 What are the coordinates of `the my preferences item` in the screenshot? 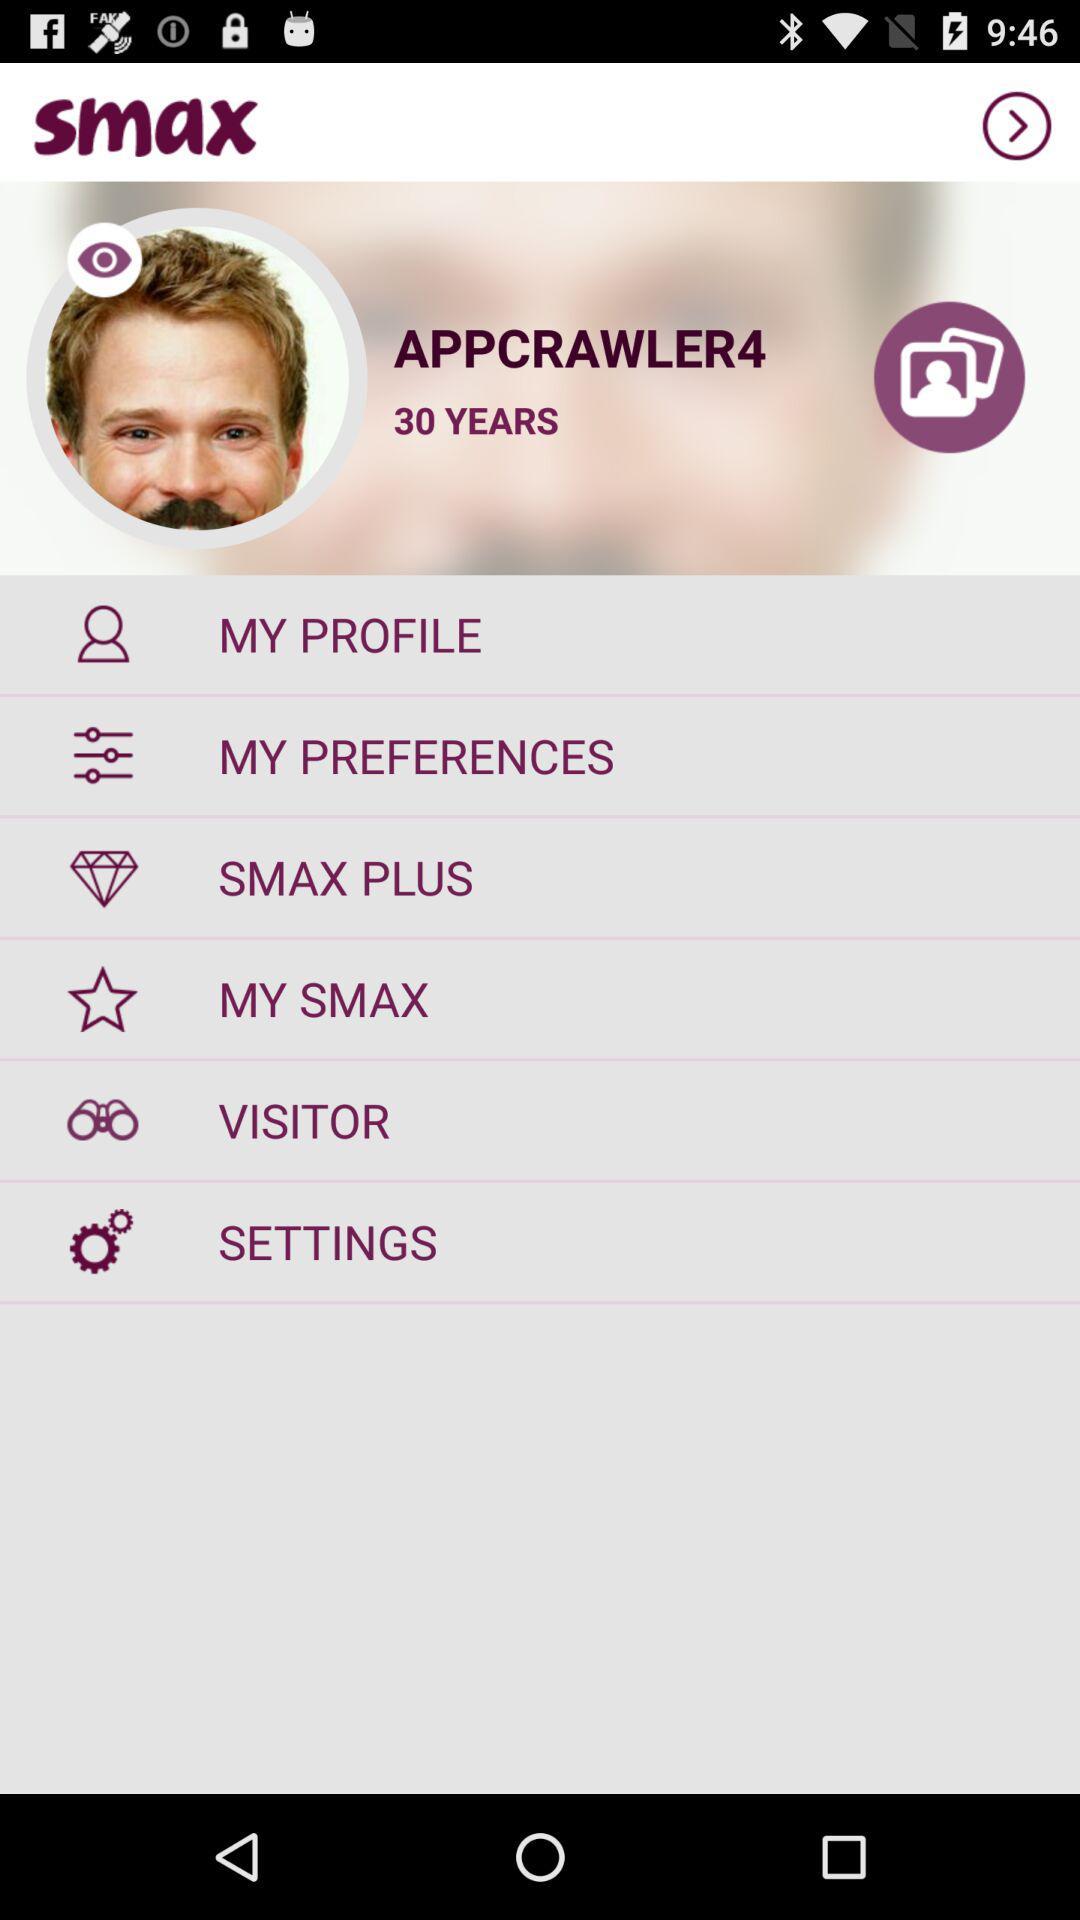 It's located at (540, 754).